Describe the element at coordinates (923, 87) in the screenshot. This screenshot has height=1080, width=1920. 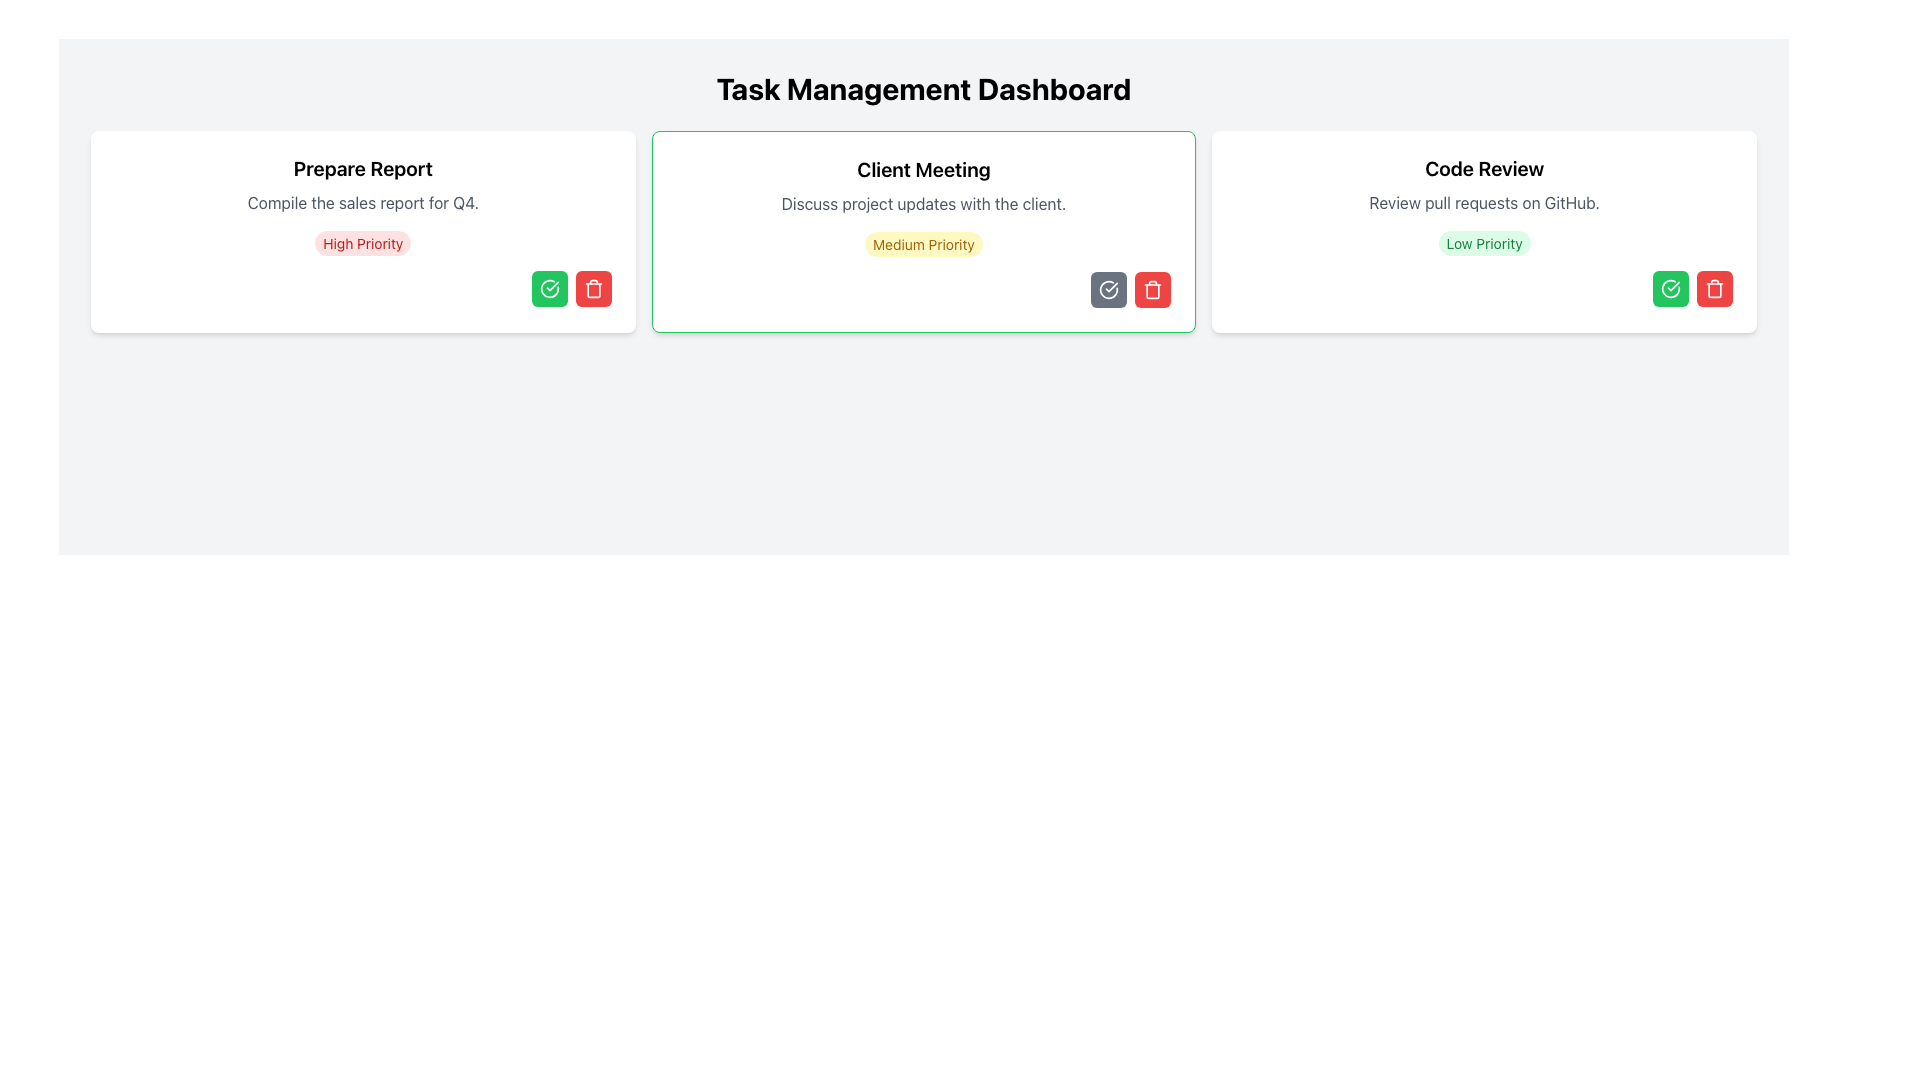
I see `the title element styled with bold, large text, reading 'Task Management Dashboard', positioned at the top of the interface` at that location.